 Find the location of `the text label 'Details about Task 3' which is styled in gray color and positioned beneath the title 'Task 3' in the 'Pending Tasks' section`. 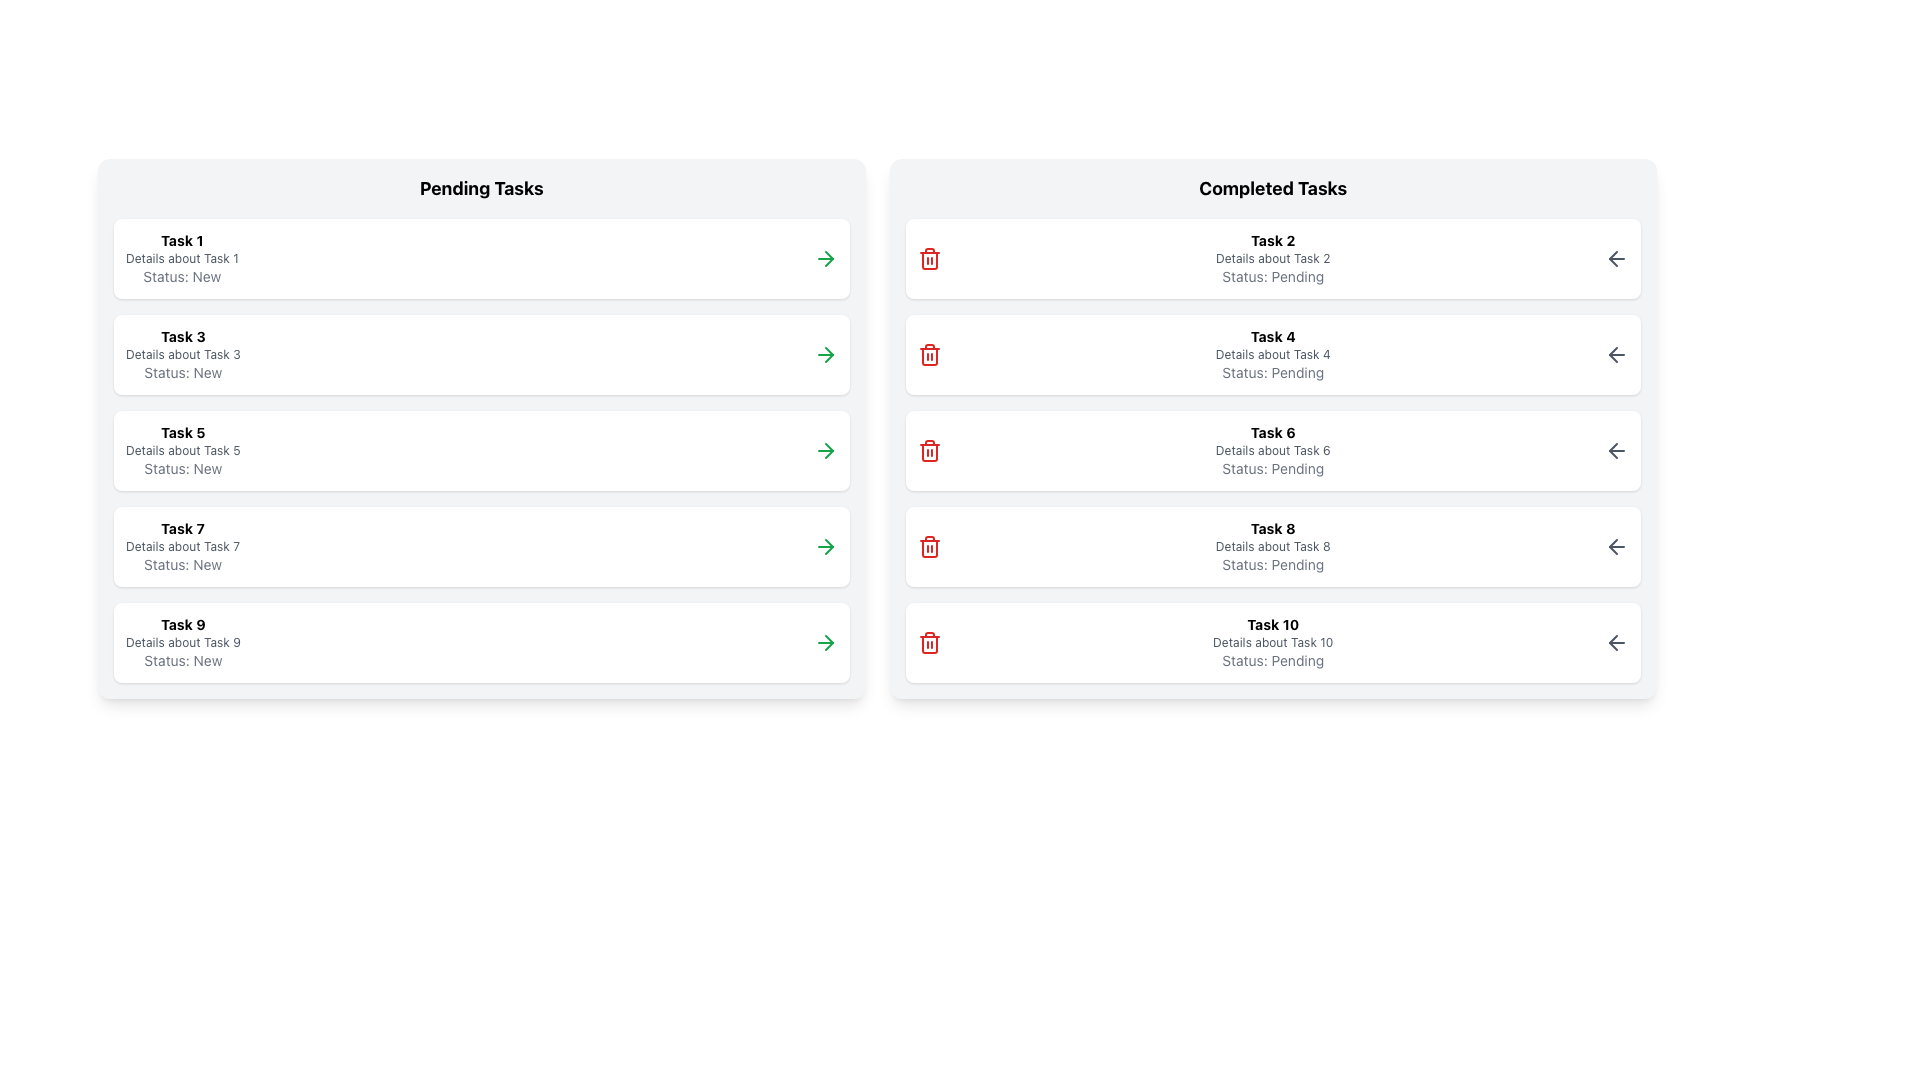

the text label 'Details about Task 3' which is styled in gray color and positioned beneath the title 'Task 3' in the 'Pending Tasks' section is located at coordinates (183, 353).